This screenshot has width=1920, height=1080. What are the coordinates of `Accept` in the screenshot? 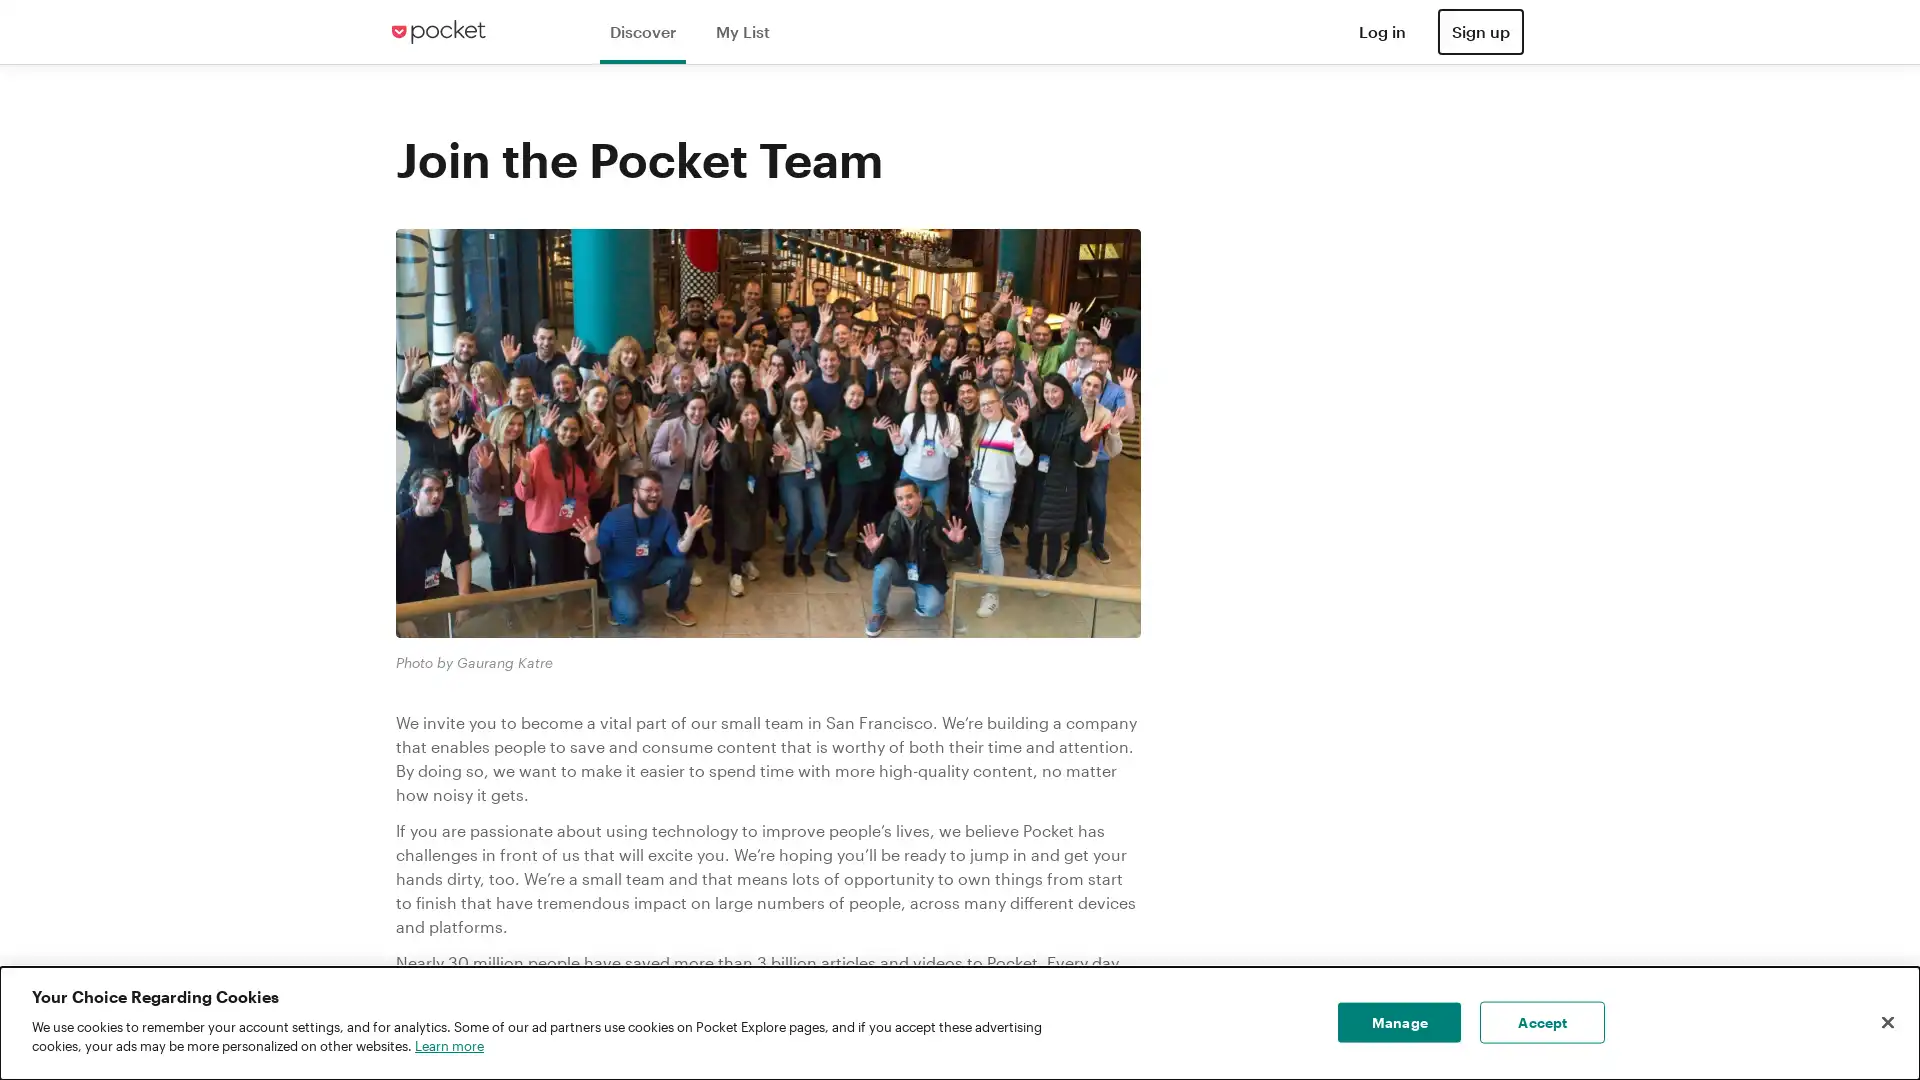 It's located at (1541, 1022).